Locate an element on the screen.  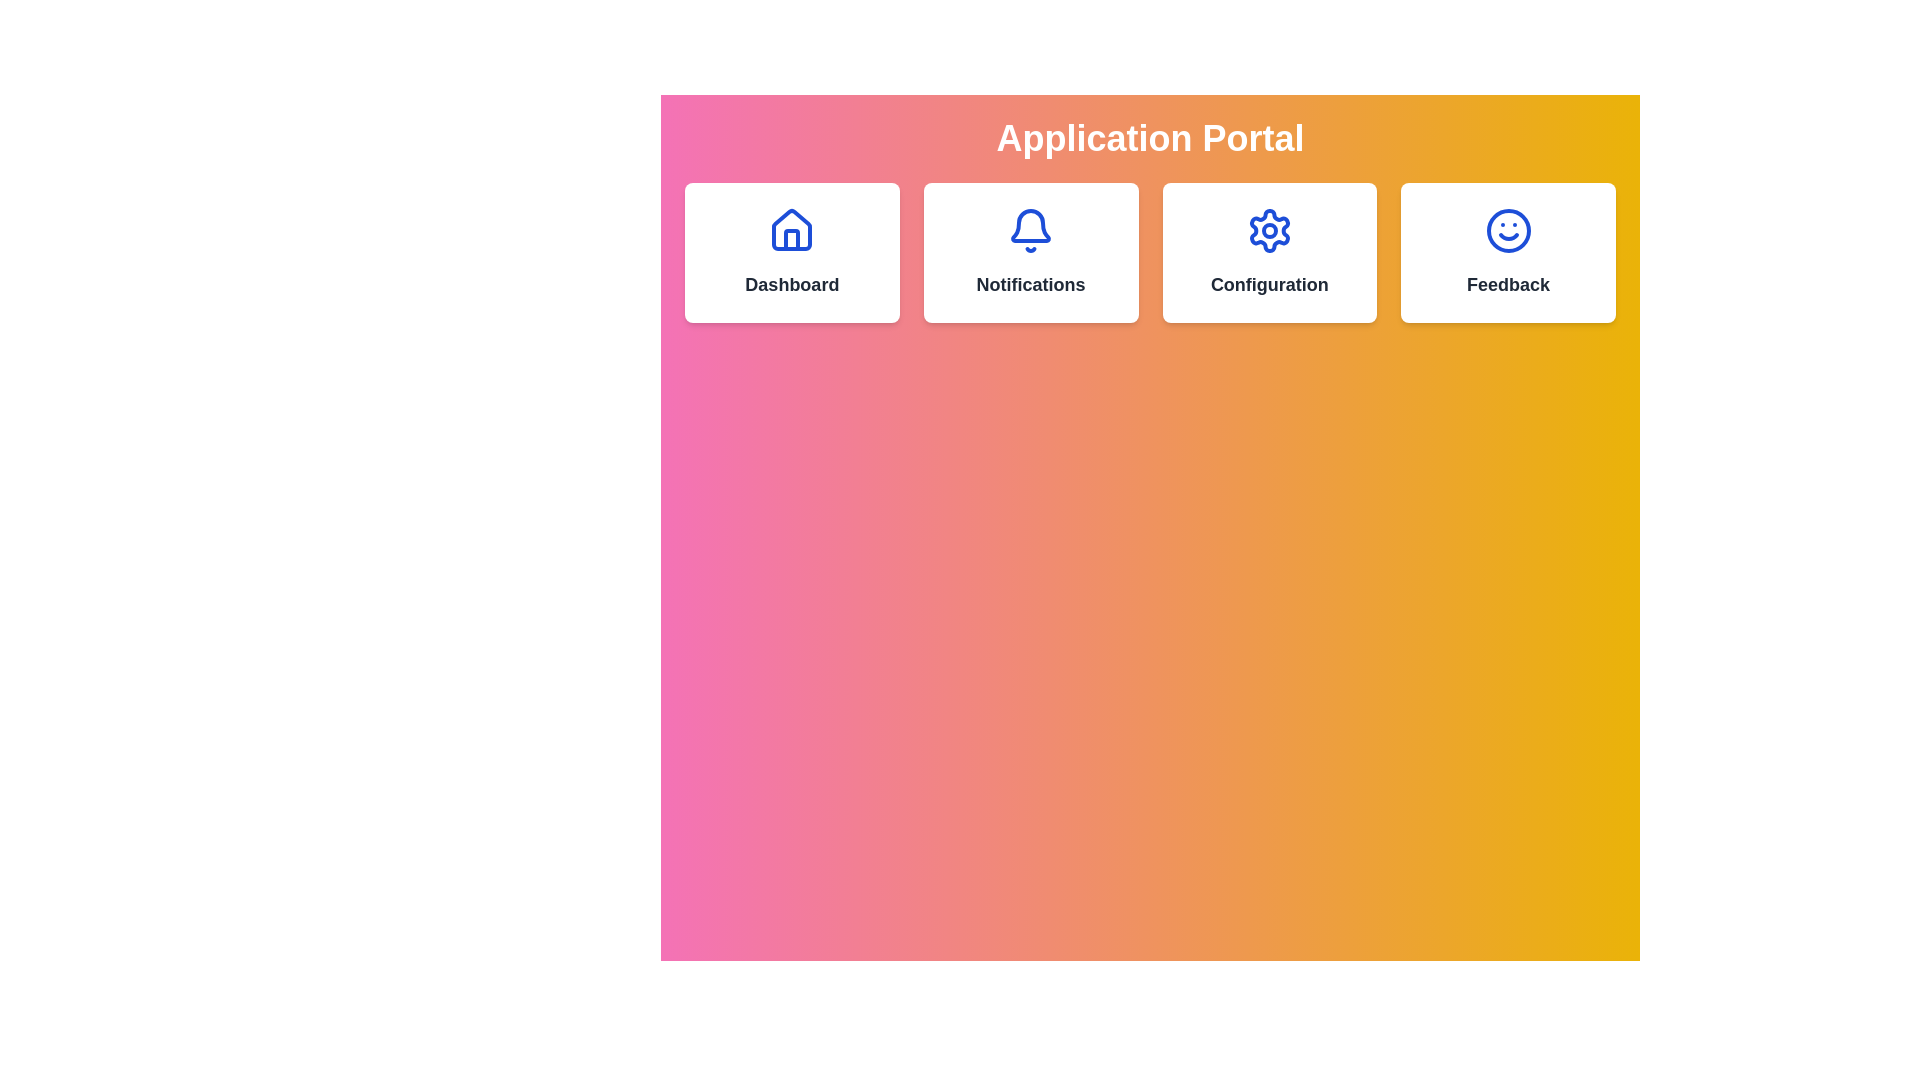
the 'Configuration' Text Label located in the third square card from the left in a four-card horizontal layout is located at coordinates (1268, 285).